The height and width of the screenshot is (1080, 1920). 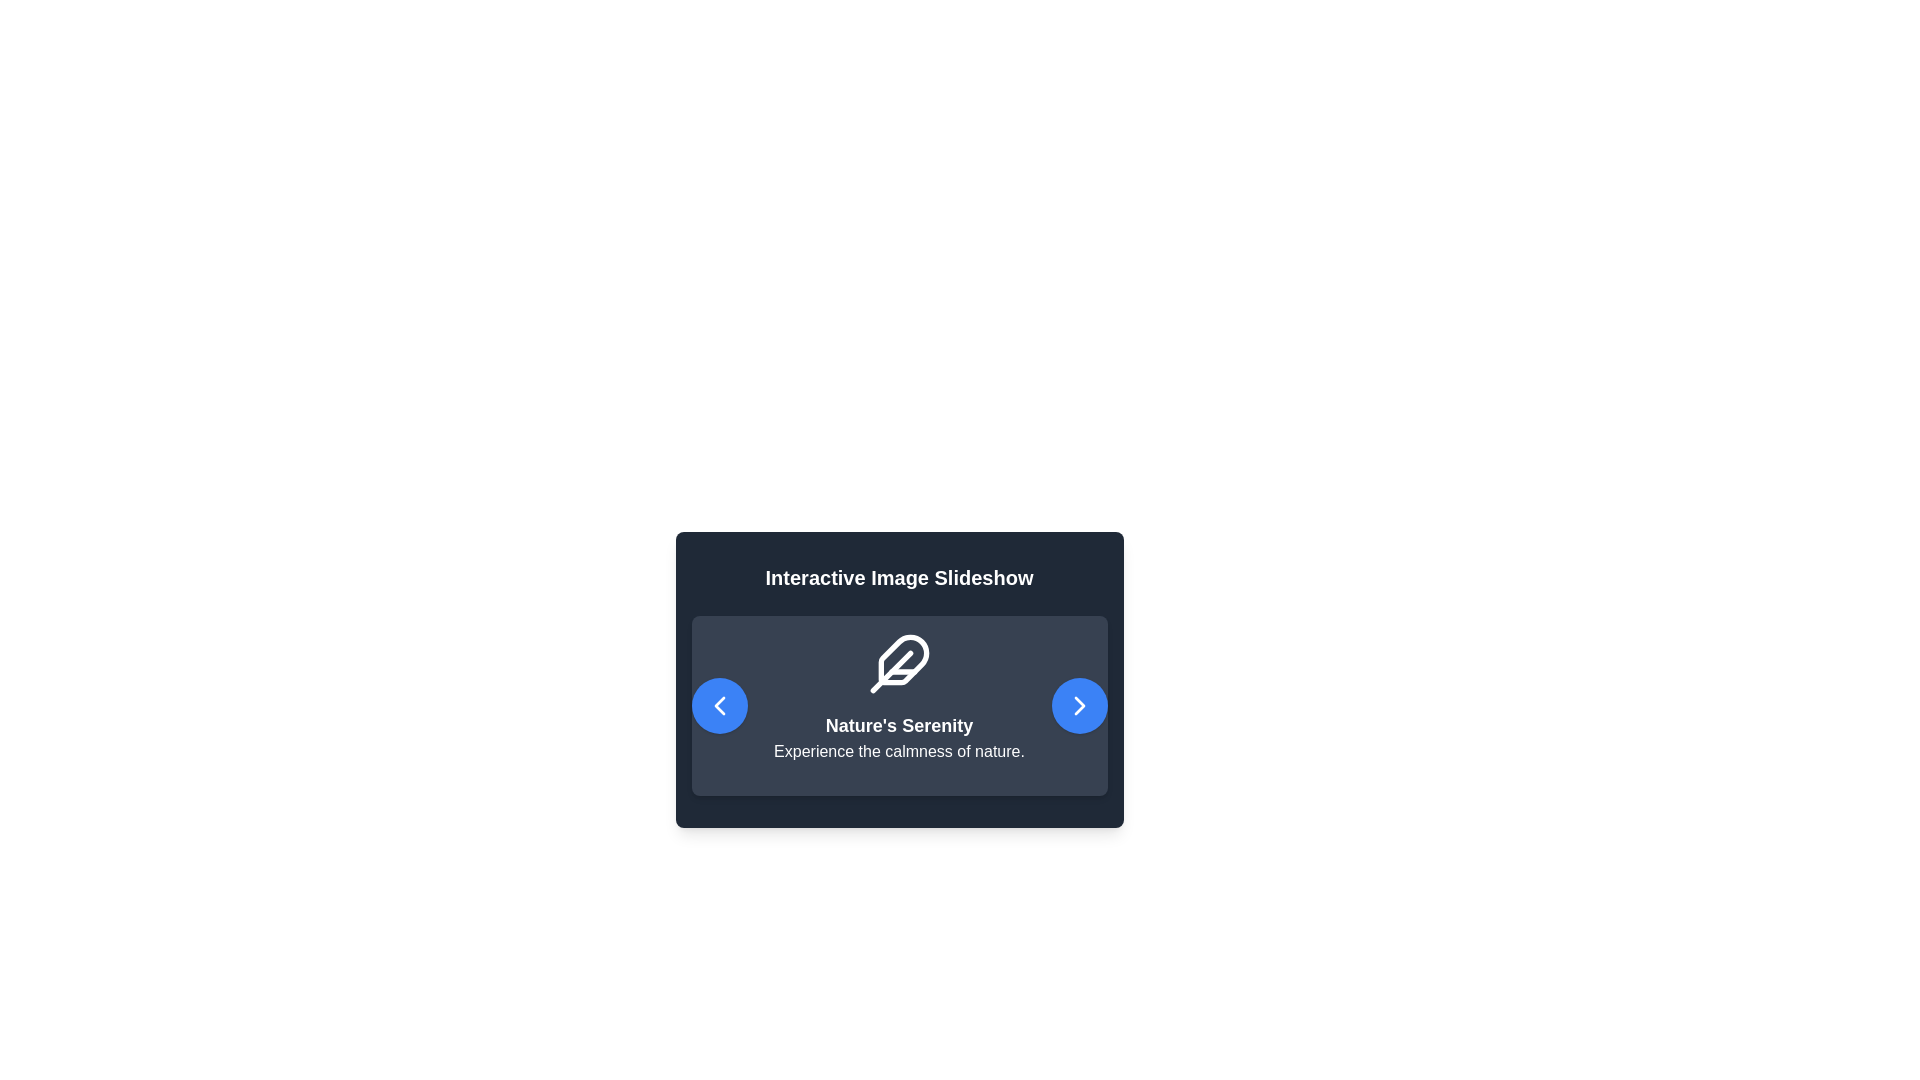 I want to click on the right-pointing arrow icon inside the button, so click(x=1078, y=704).